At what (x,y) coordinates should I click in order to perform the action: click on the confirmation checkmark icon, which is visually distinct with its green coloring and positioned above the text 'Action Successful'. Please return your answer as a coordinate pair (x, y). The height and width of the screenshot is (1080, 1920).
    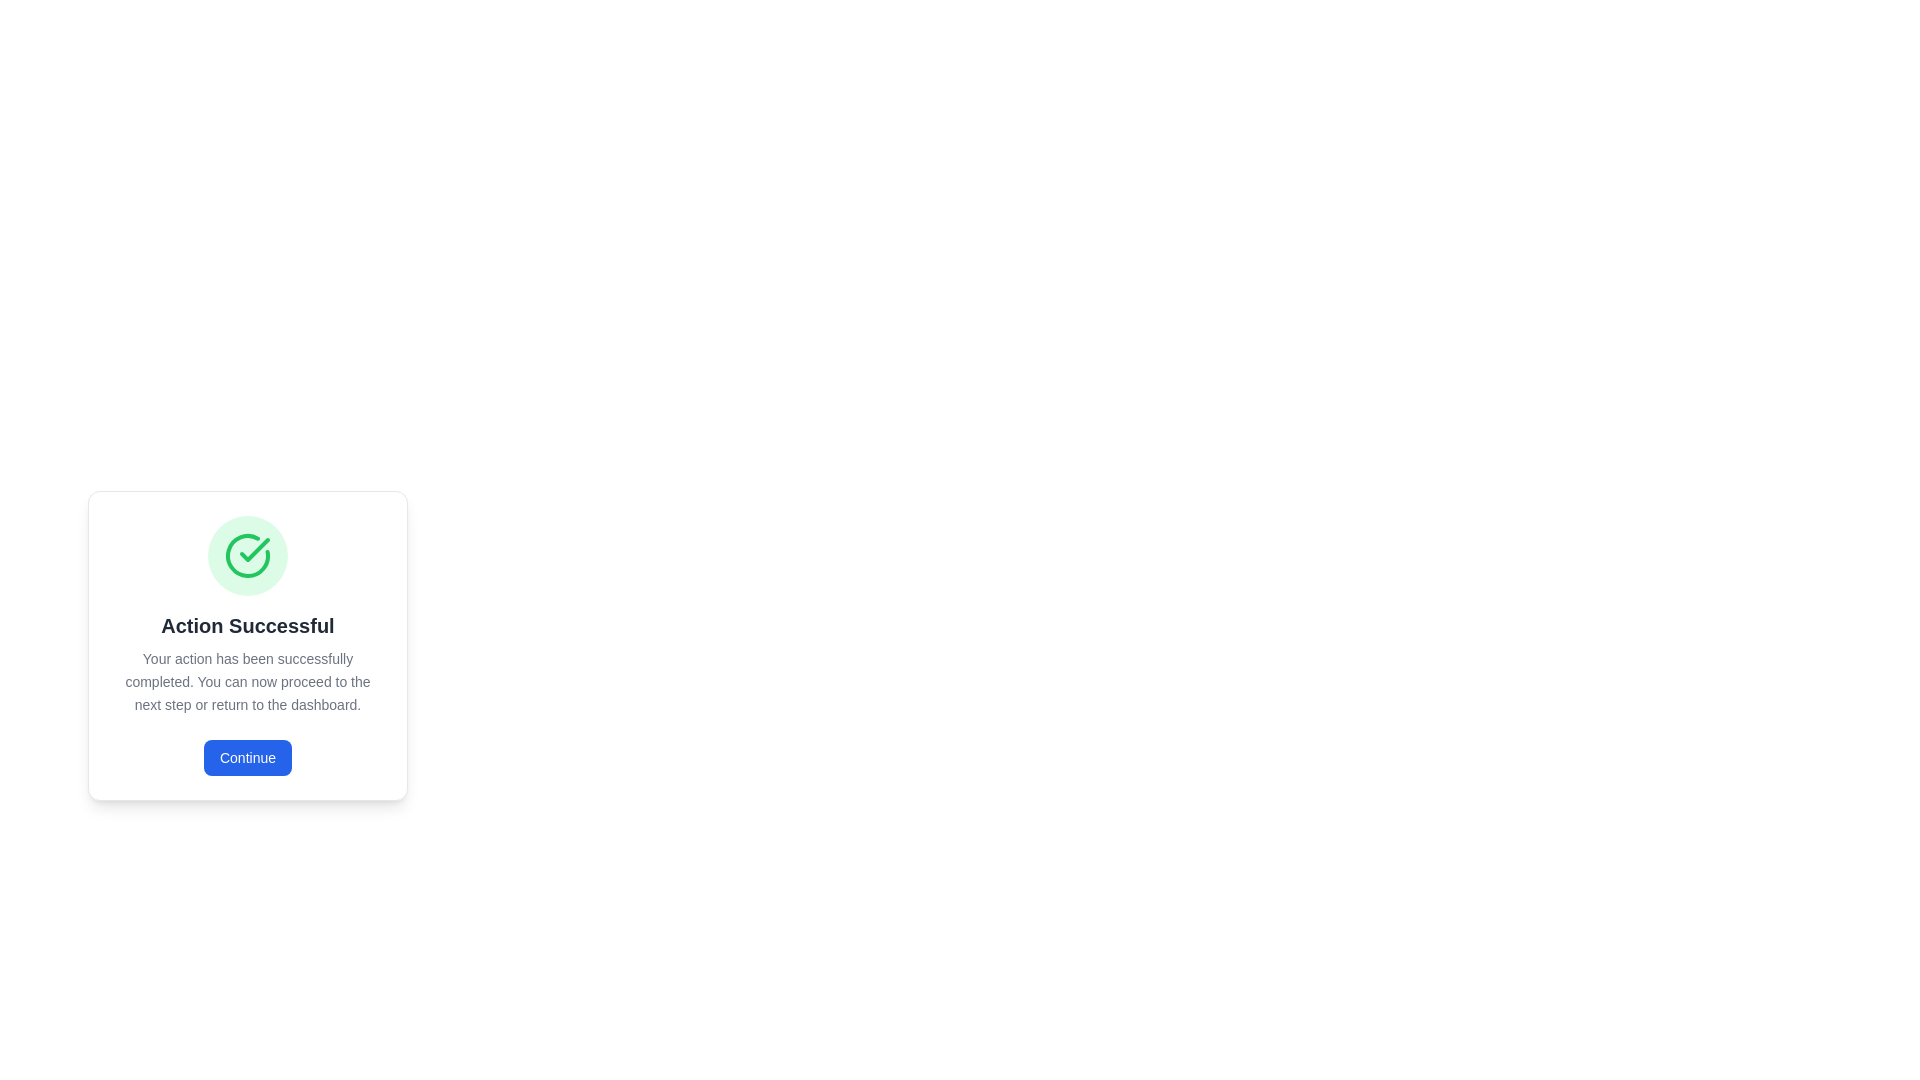
    Looking at the image, I should click on (247, 555).